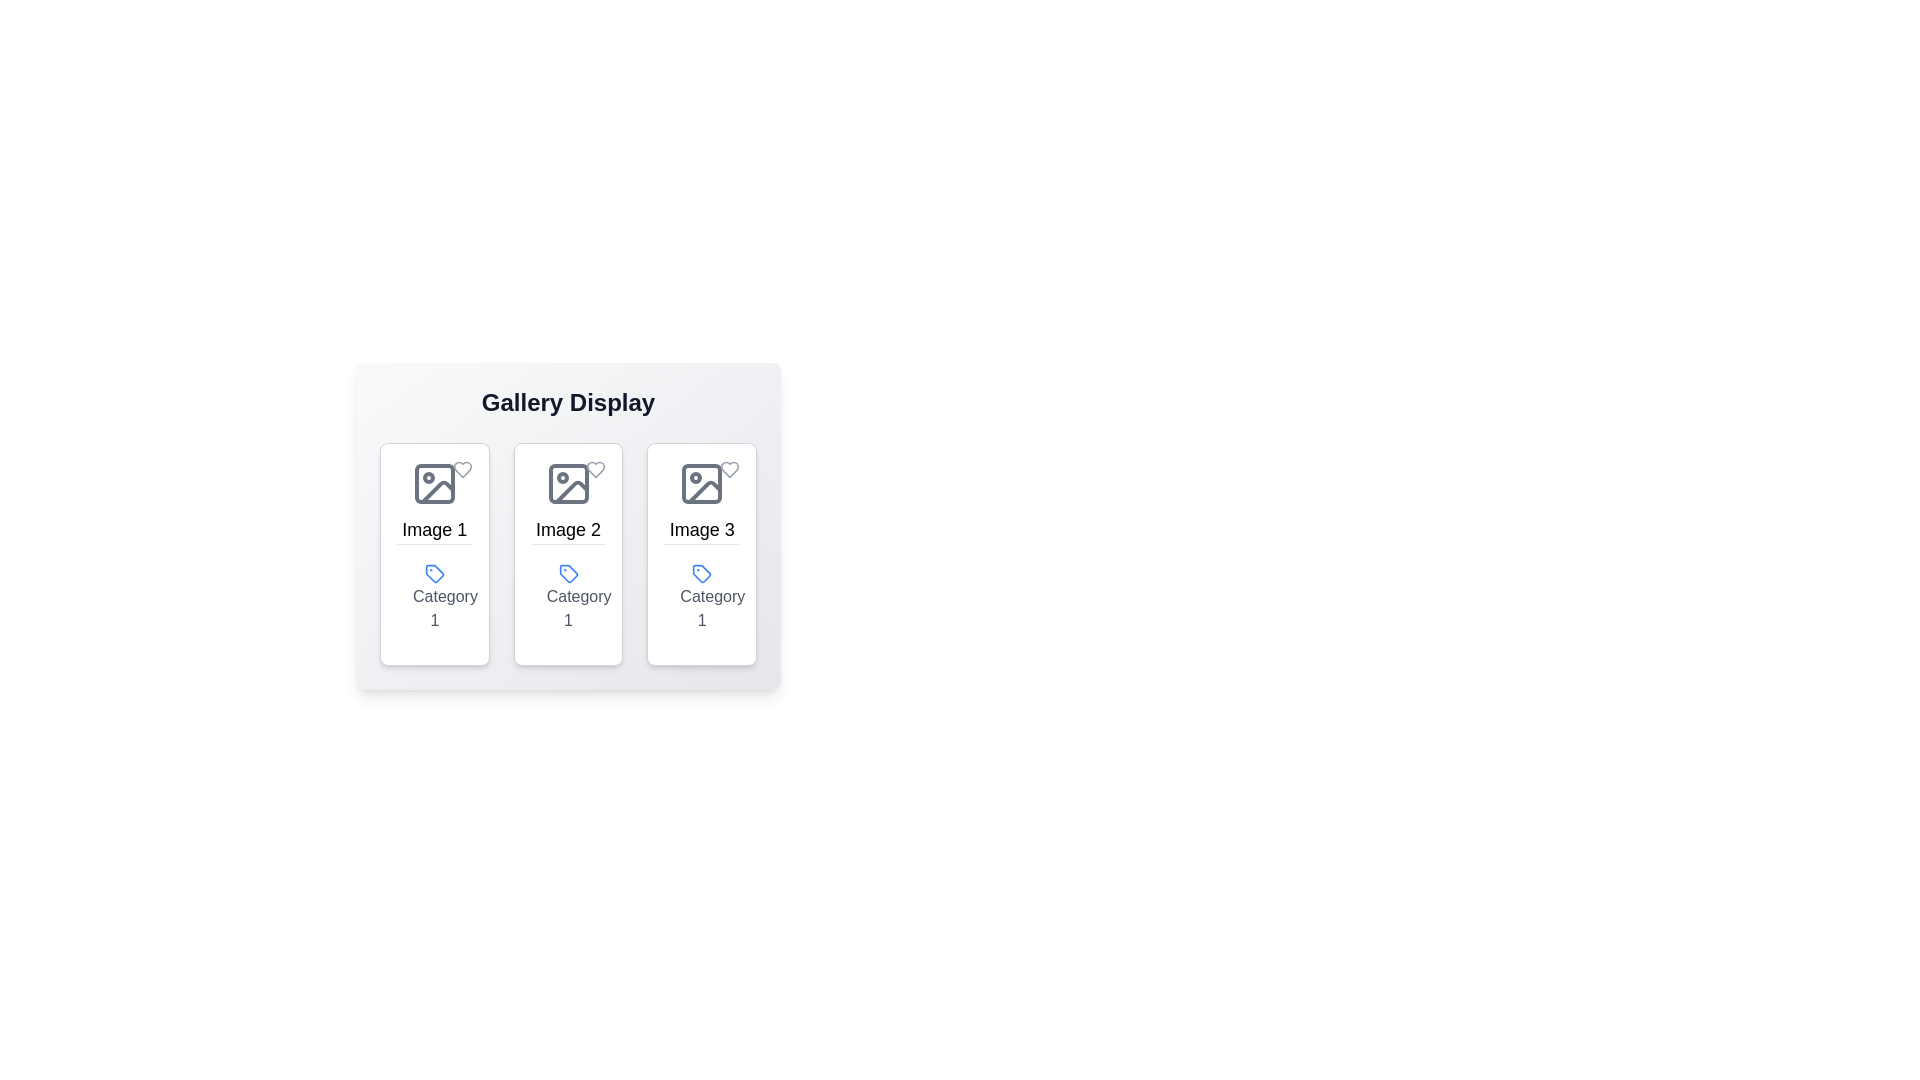  What do you see at coordinates (567, 573) in the screenshot?
I see `the tag-shaped icon with a blue outline and white interior, located below the image thumbnail in the second card of a horizontally-aligned gallery` at bounding box center [567, 573].